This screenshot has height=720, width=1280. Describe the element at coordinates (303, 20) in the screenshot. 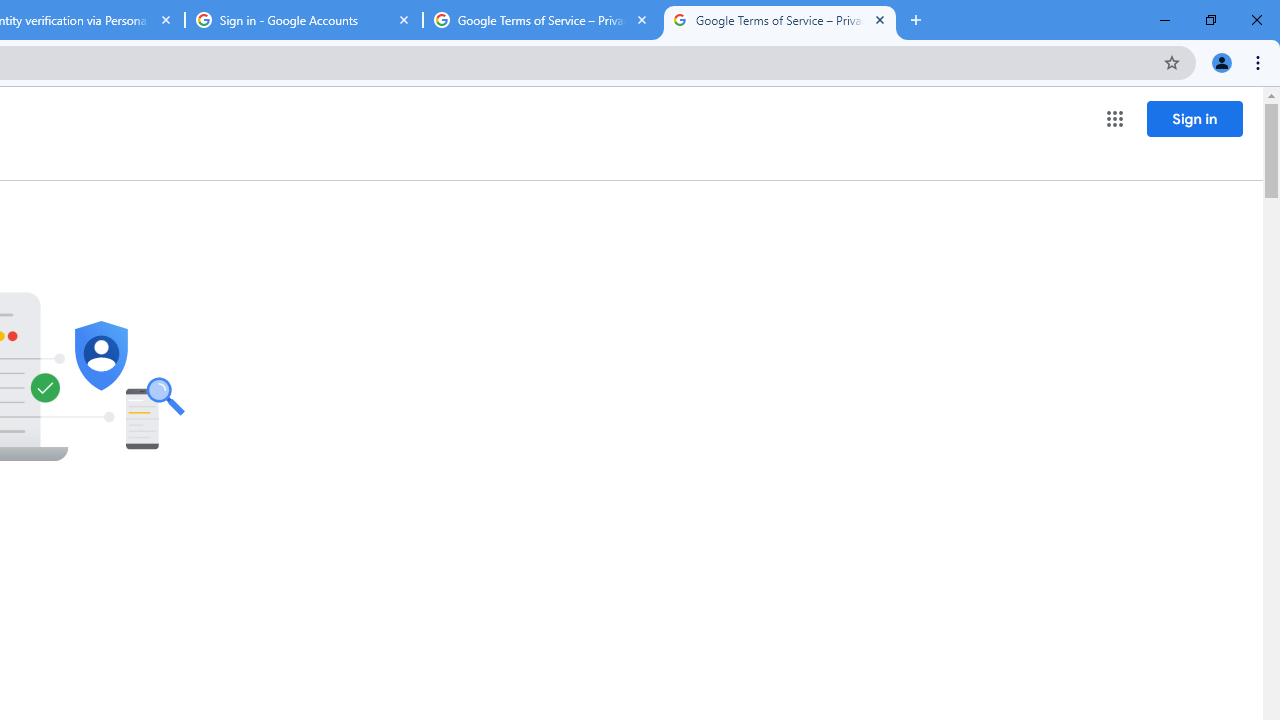

I see `'Sign in - Google Accounts'` at that location.